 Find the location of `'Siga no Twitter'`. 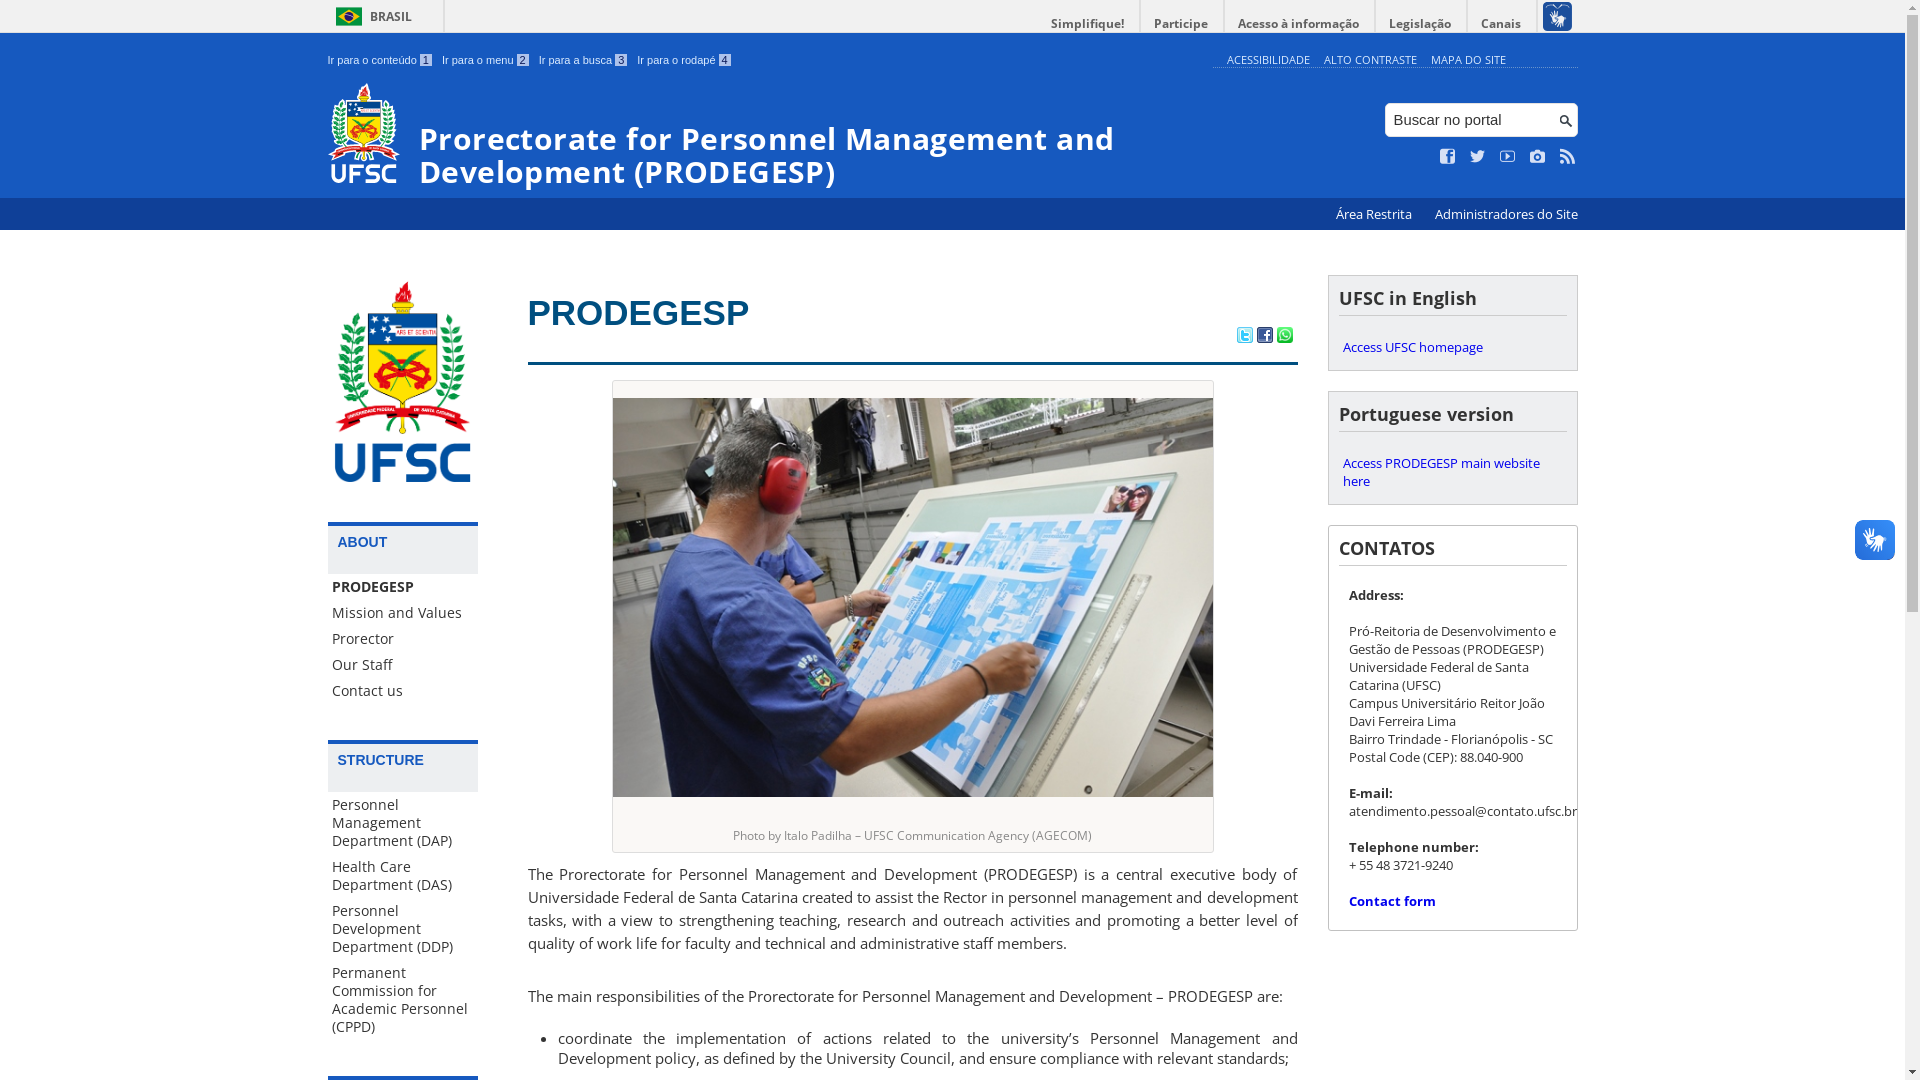

'Siga no Twitter' is located at coordinates (1478, 156).